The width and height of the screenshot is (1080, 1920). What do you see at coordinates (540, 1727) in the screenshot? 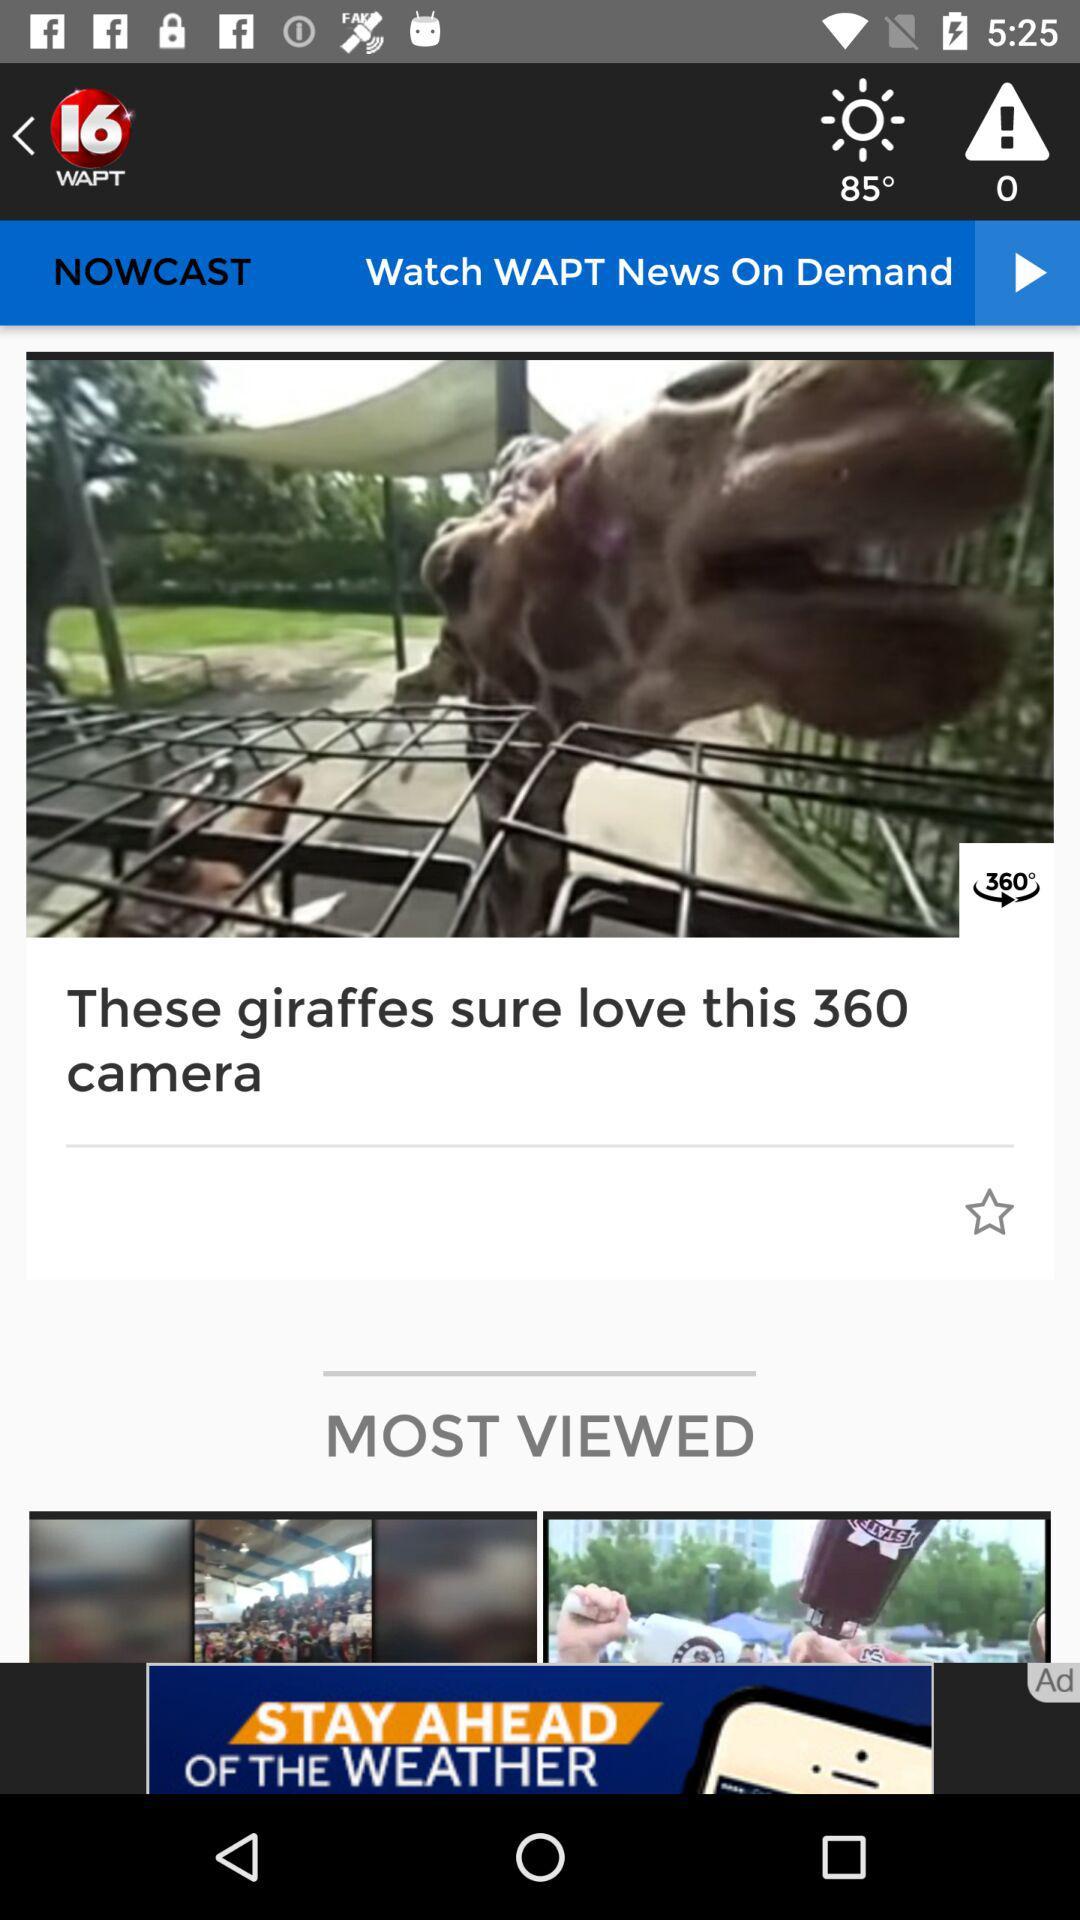
I see `open advertisement` at bounding box center [540, 1727].